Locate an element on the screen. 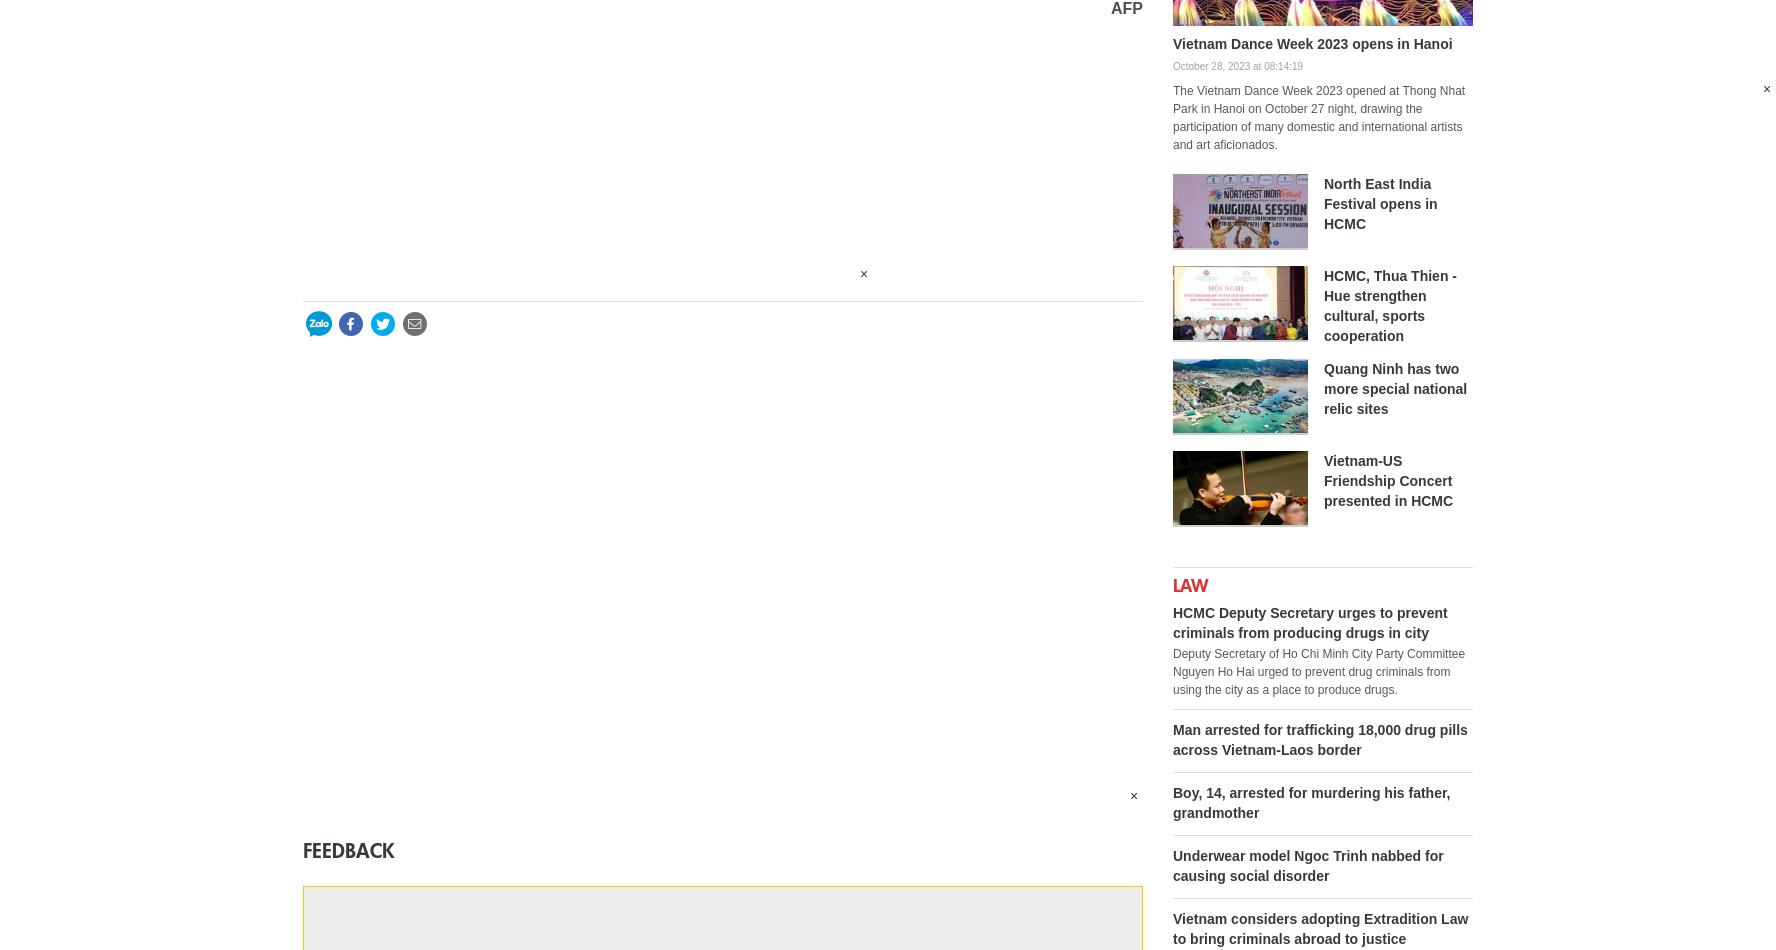 This screenshot has height=950, width=1776. 'HCMC Deputy Secretary urges to prevent criminals from producing drugs in city' is located at coordinates (1309, 621).